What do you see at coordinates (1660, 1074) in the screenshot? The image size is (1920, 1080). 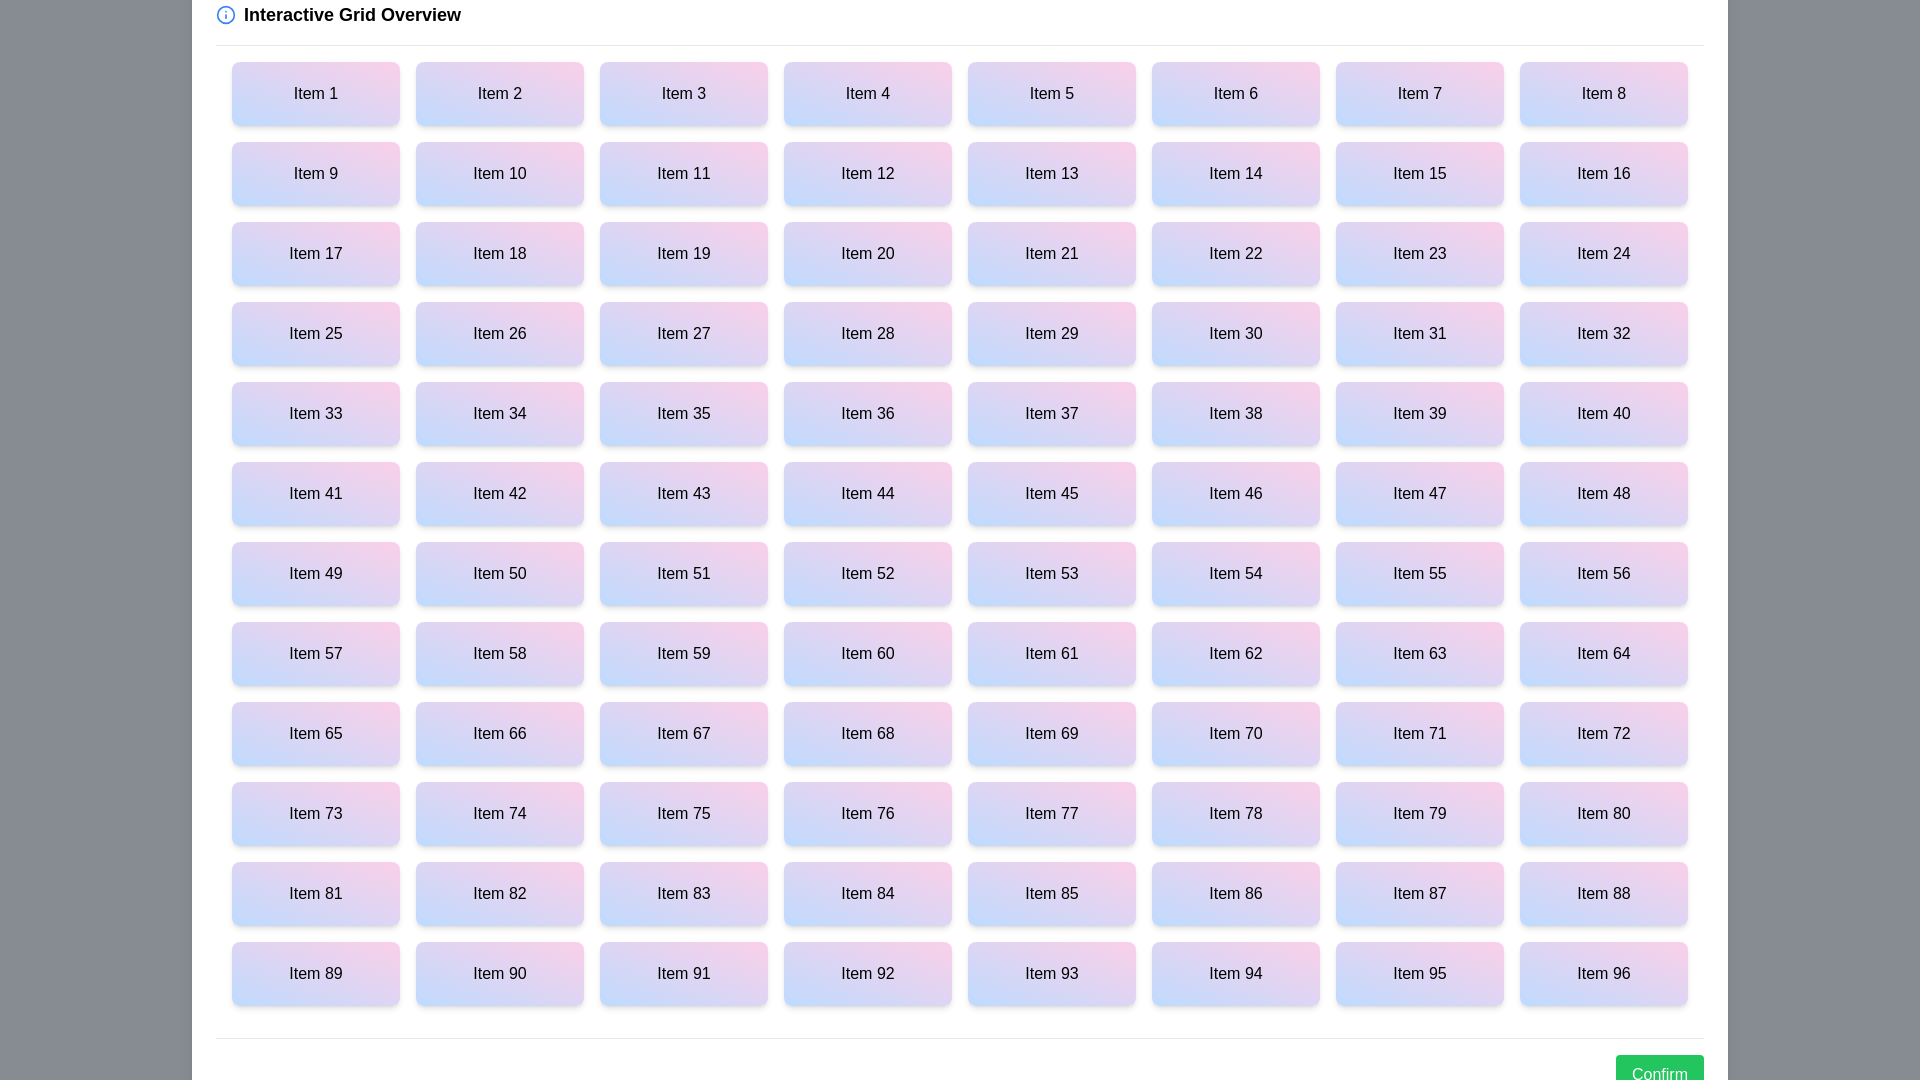 I see `the 'Confirm' button to save the interactions` at bounding box center [1660, 1074].